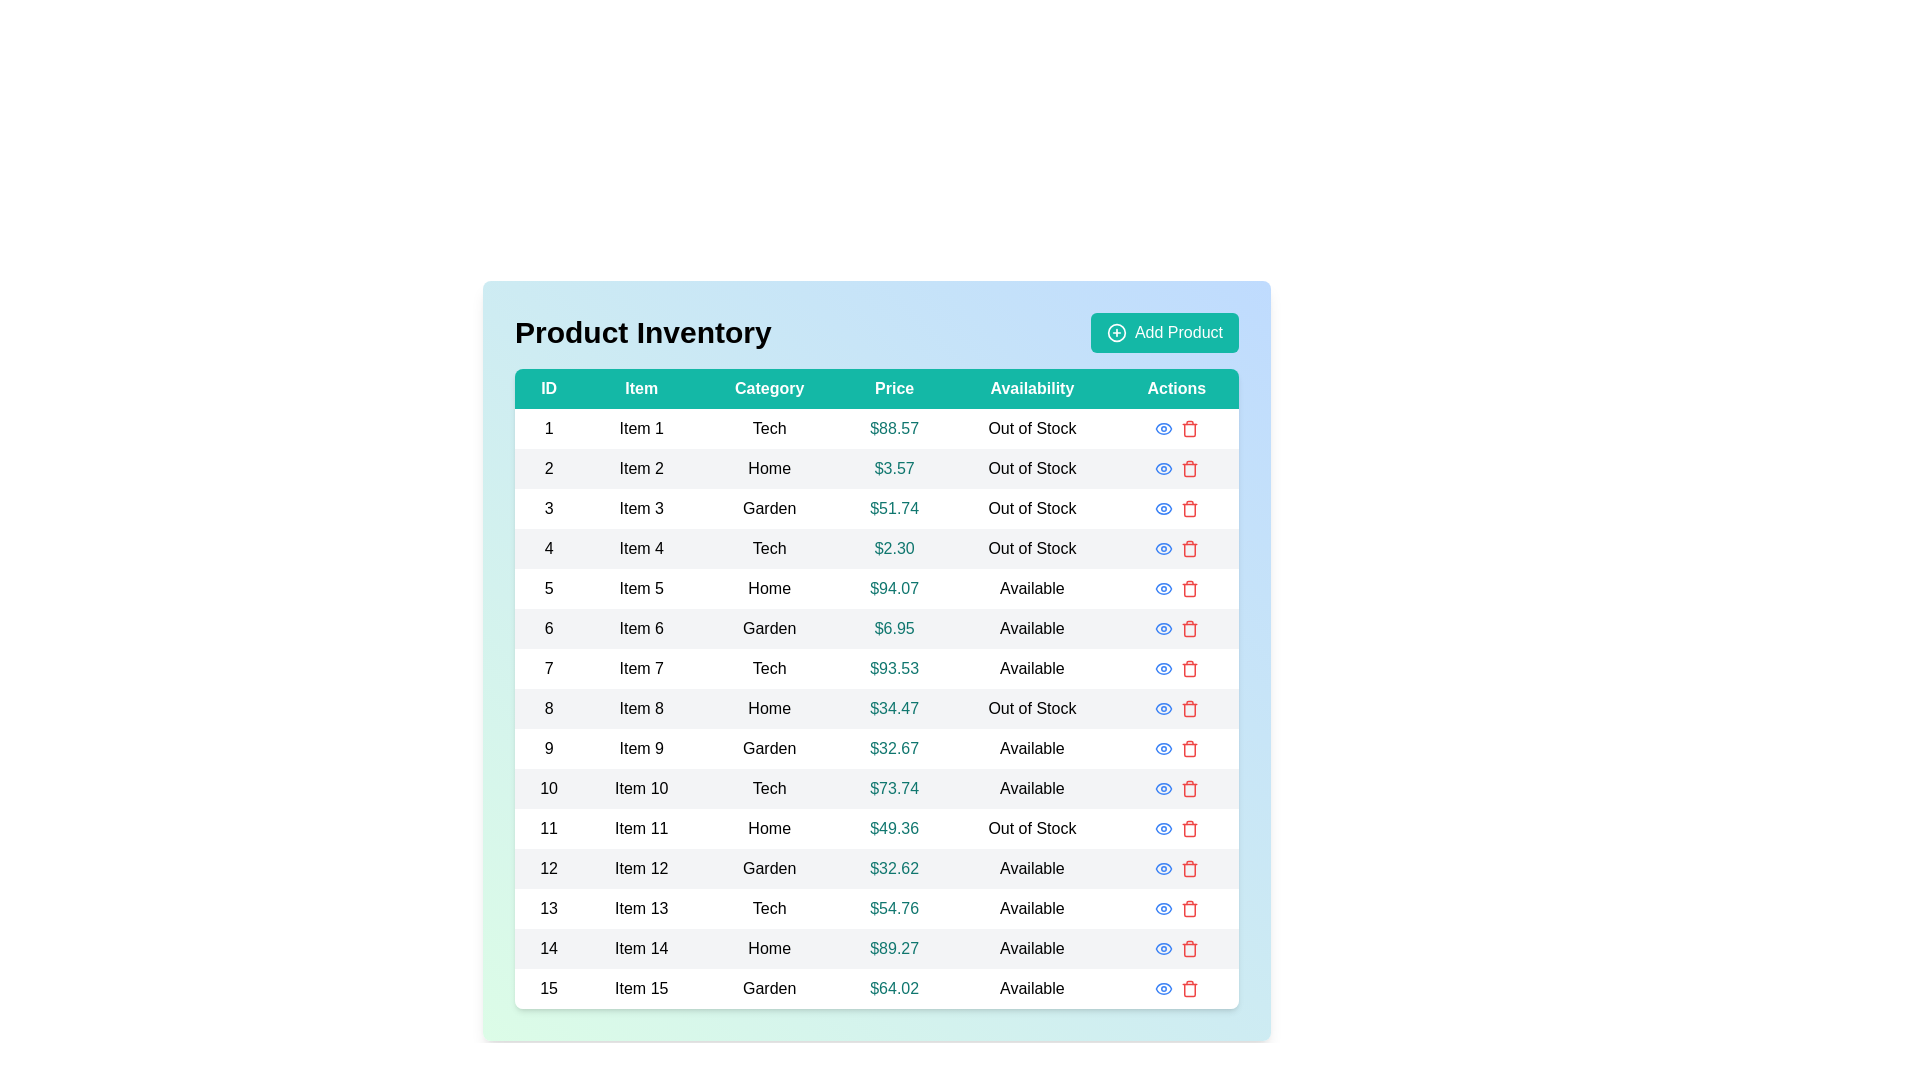 The height and width of the screenshot is (1080, 1920). I want to click on the ID header to sort the table by that column, so click(549, 389).